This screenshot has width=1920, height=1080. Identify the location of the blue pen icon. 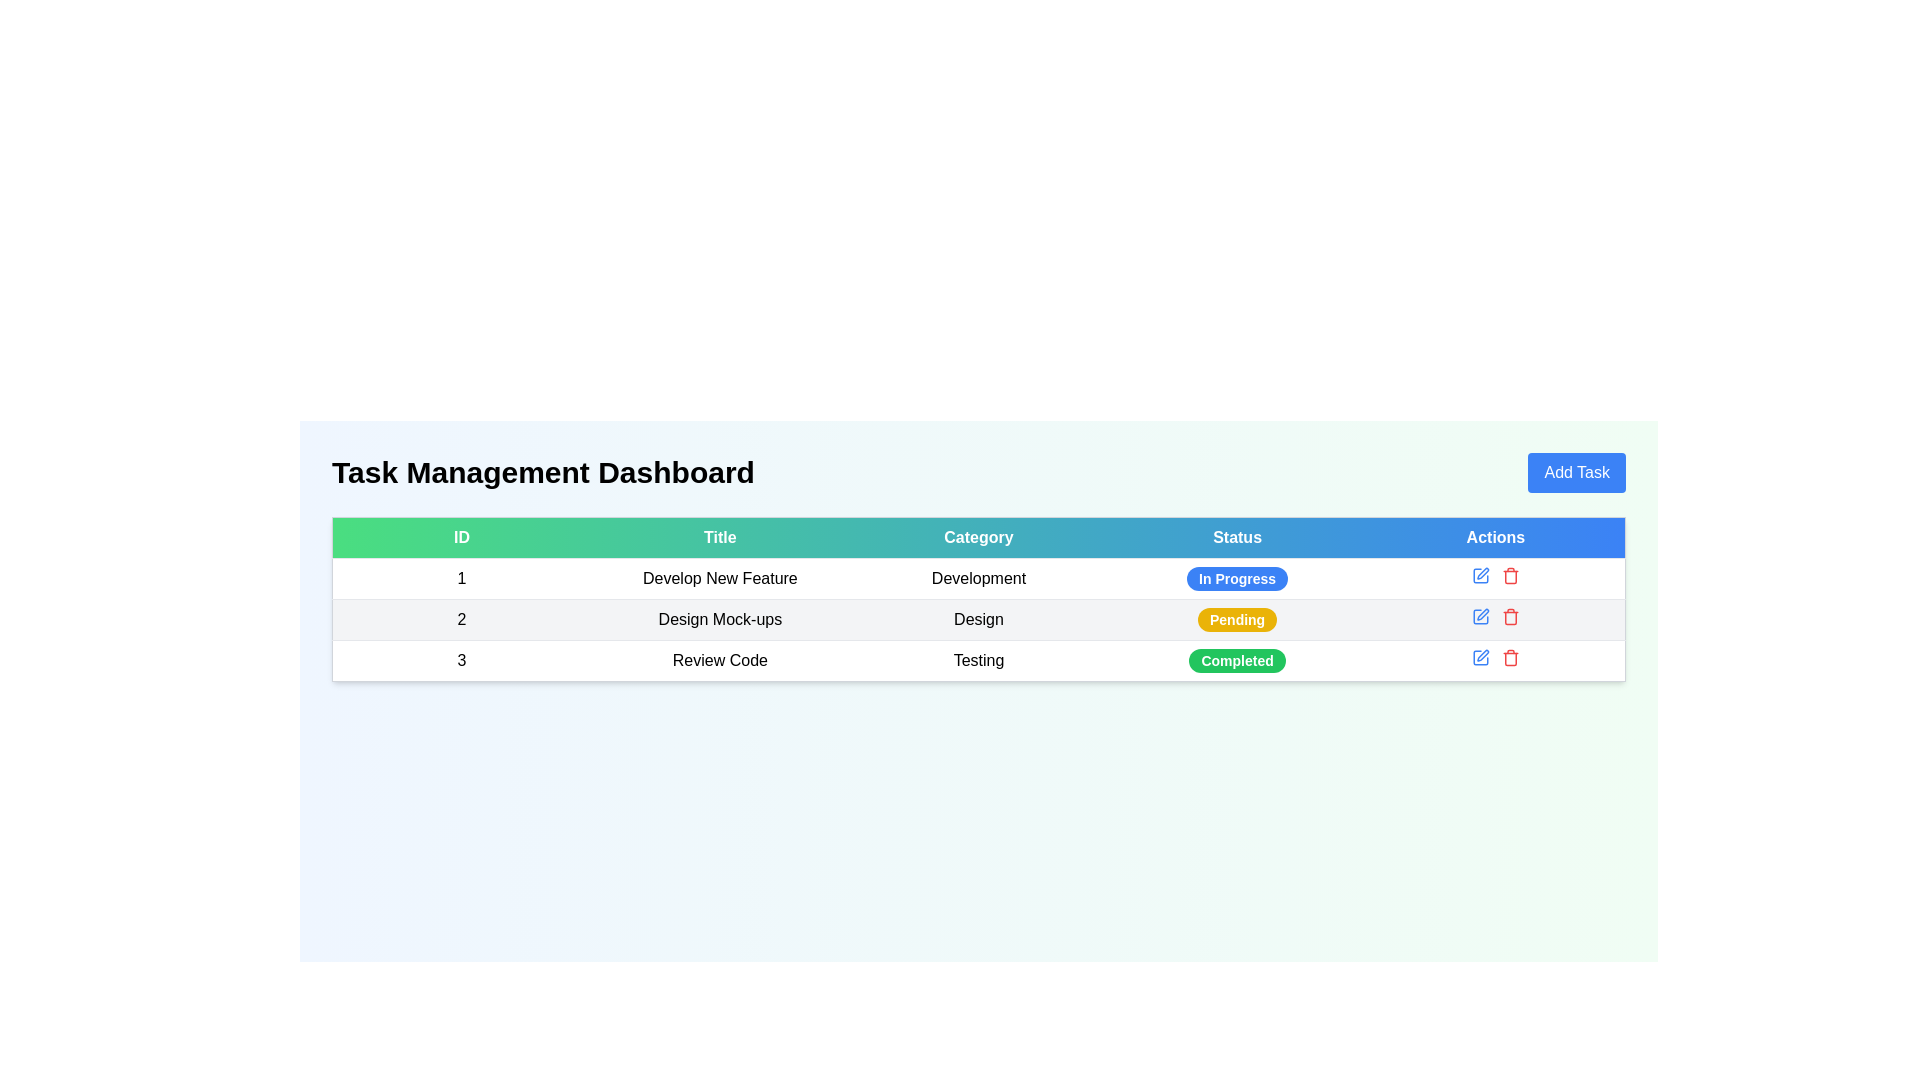
(1480, 658).